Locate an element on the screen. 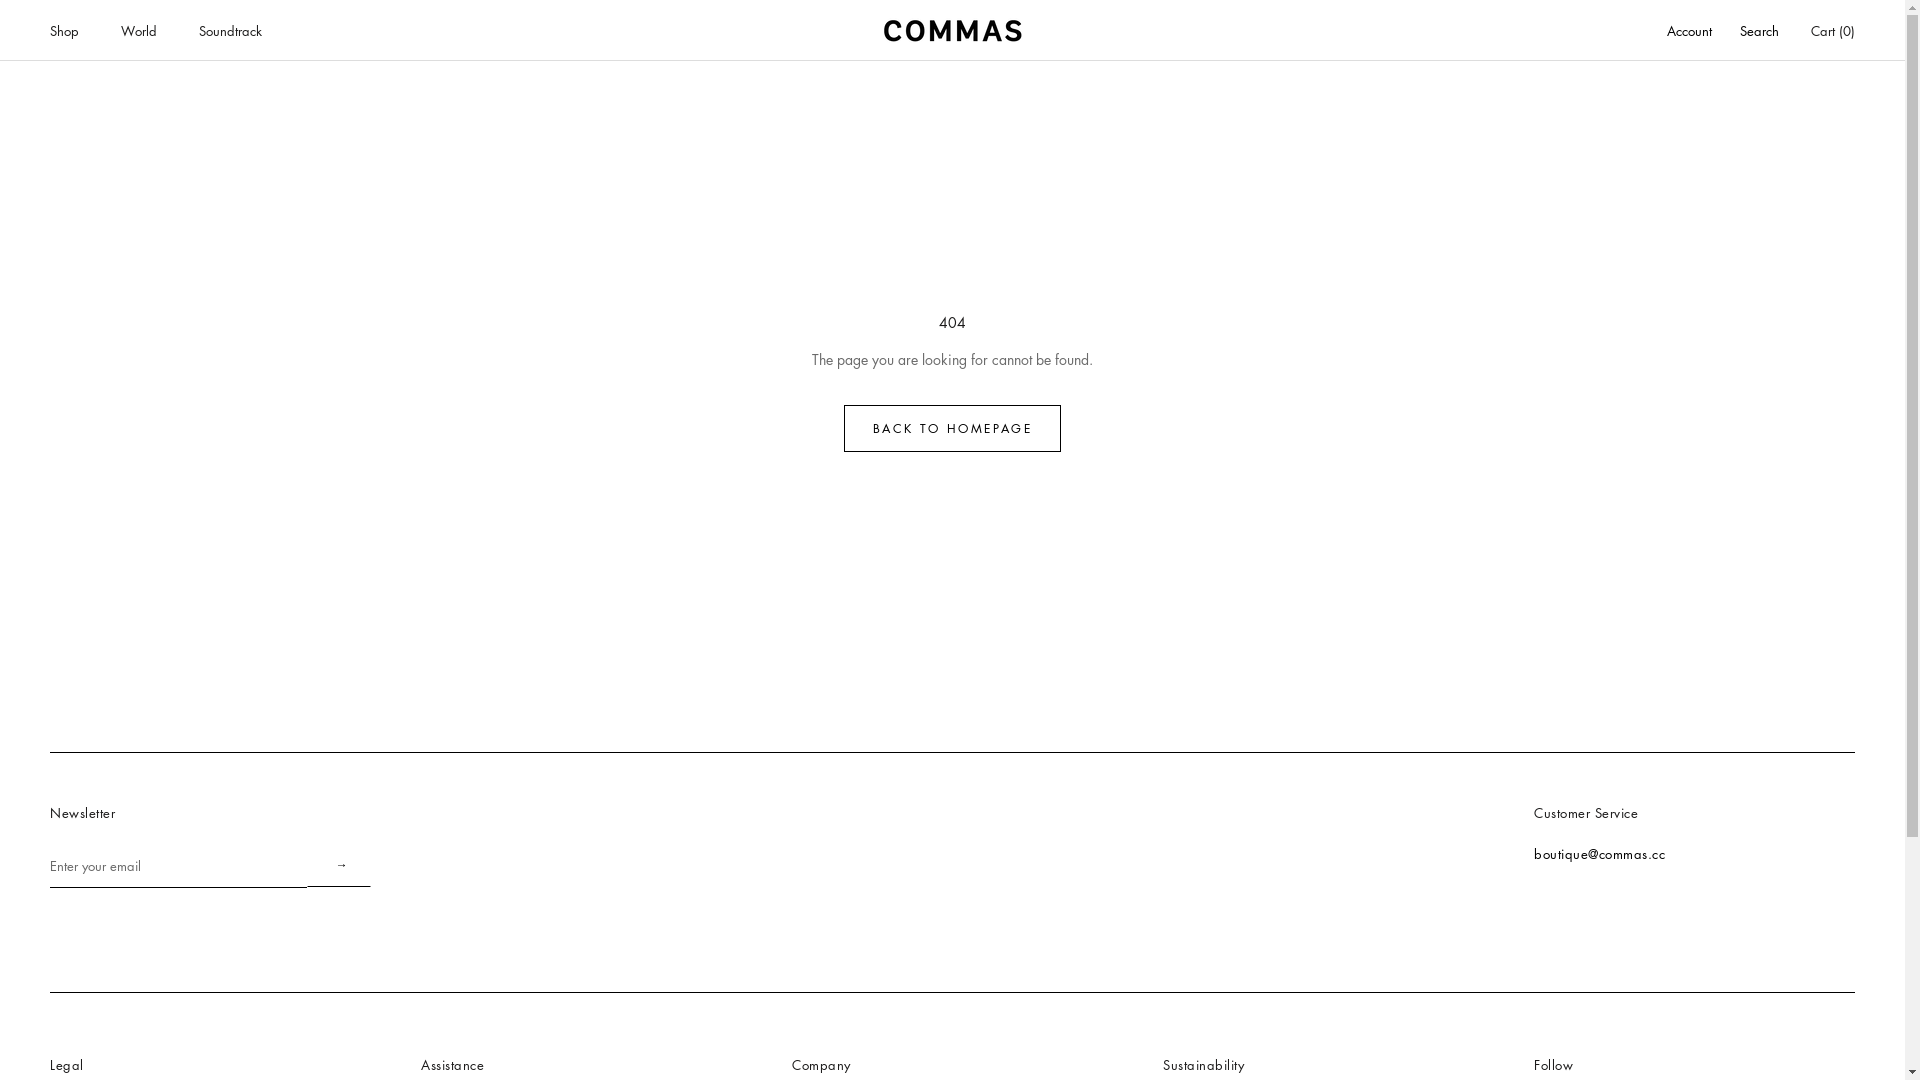 The image size is (1920, 1080). 'Shop is located at coordinates (64, 30).